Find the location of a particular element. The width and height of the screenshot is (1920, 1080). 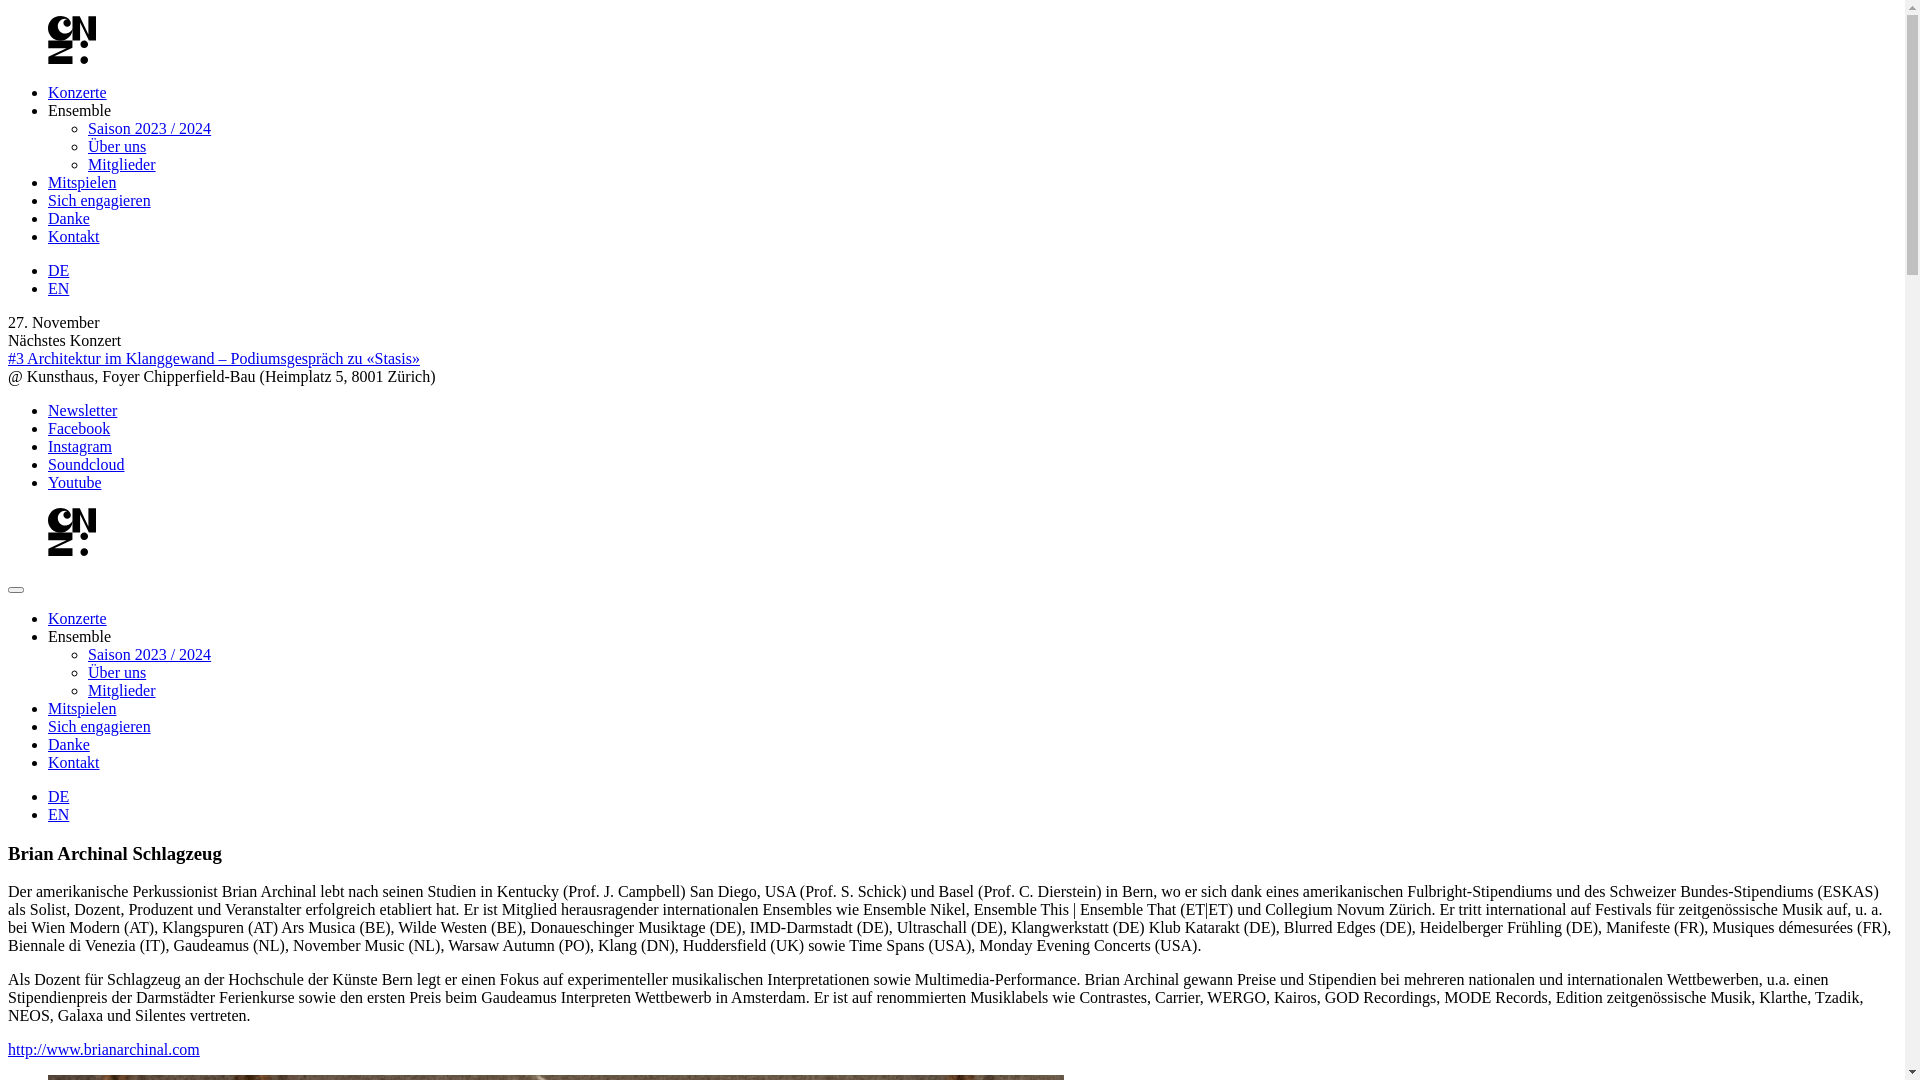

'Mitspielen' is located at coordinates (80, 182).